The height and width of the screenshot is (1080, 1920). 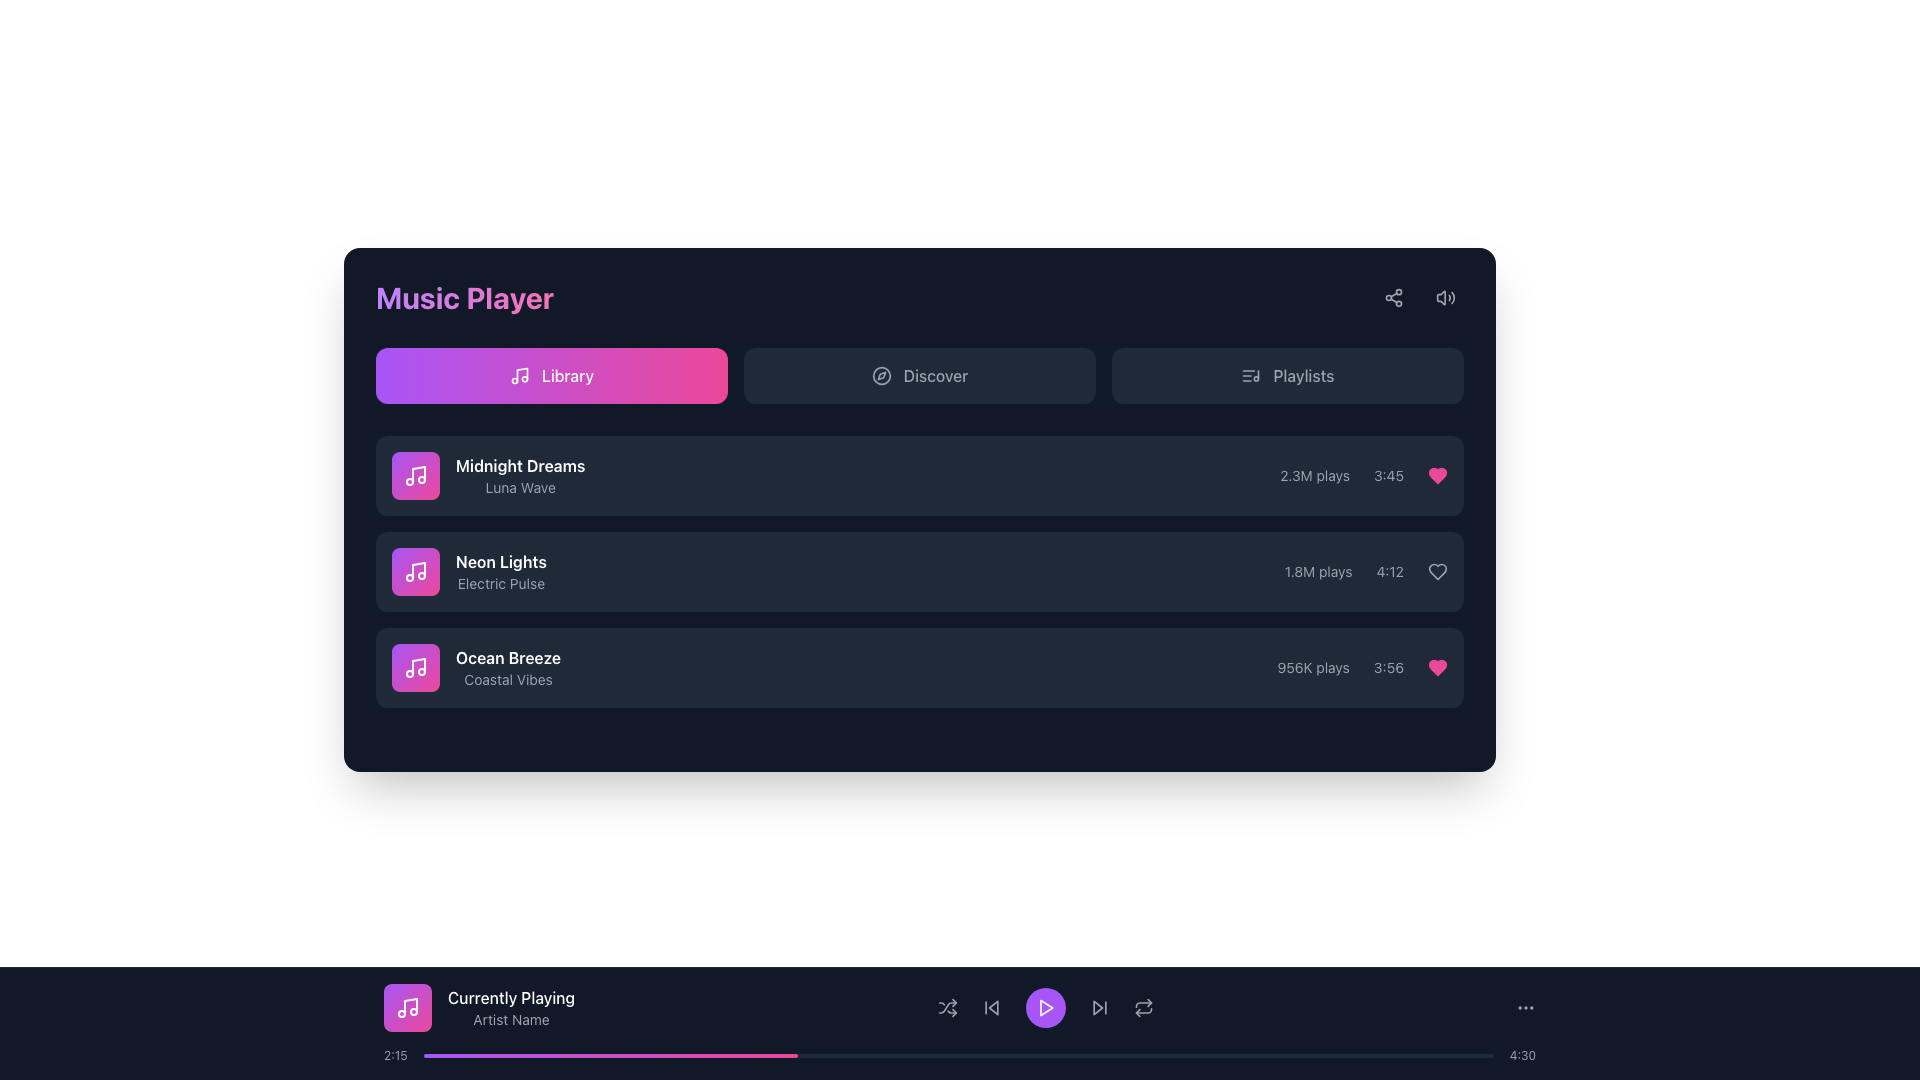 I want to click on the prominent 'Library' text label, styled with white text on a vibrant gradient background, so click(x=566, y=375).